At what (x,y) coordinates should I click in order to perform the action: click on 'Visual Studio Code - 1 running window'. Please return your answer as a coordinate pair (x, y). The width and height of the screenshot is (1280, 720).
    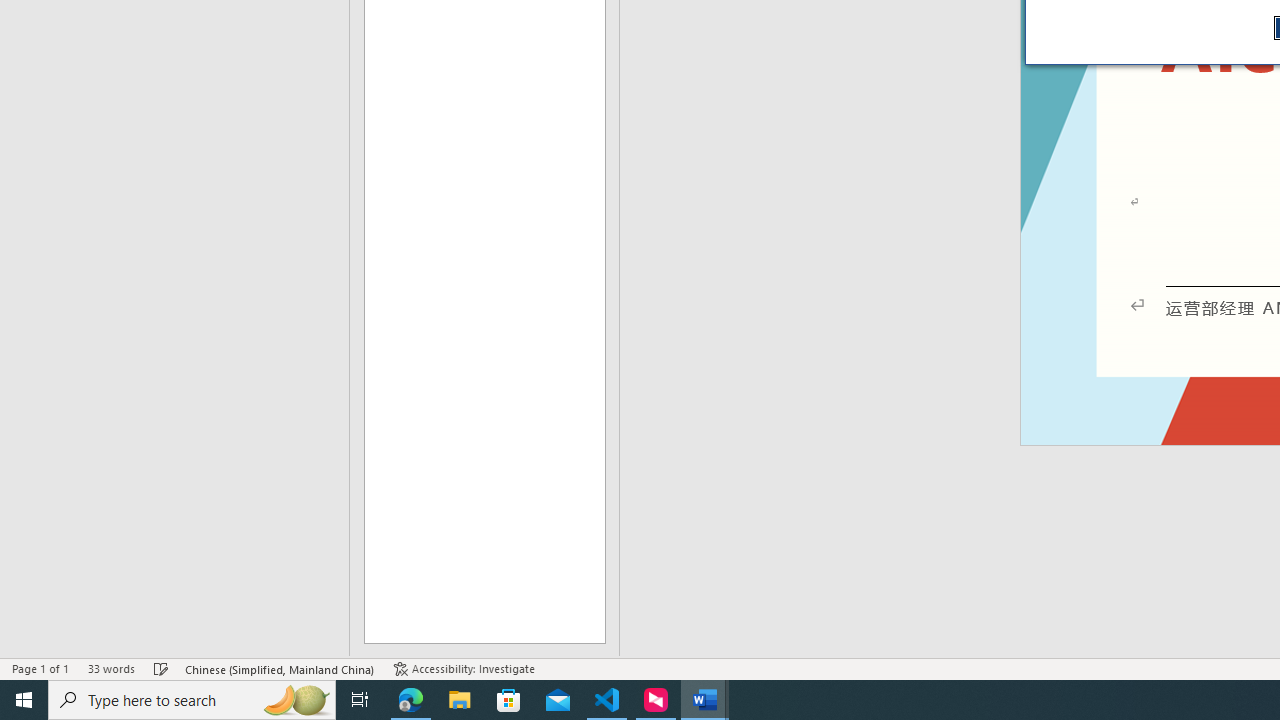
    Looking at the image, I should click on (606, 698).